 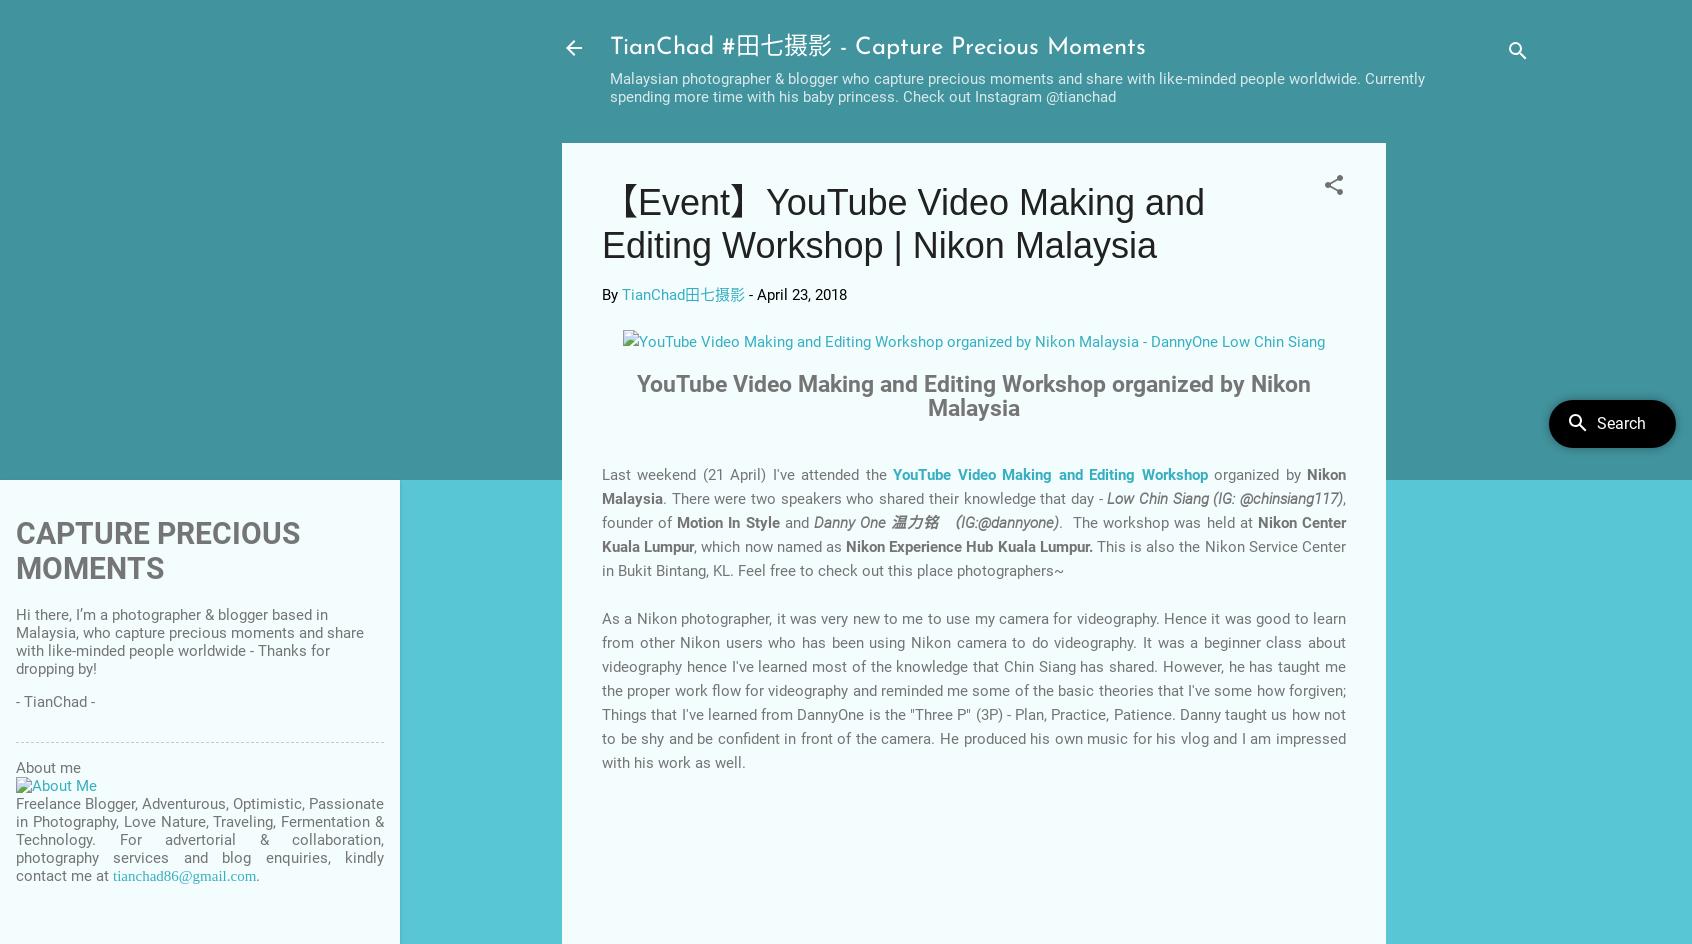 I want to click on 'Freelance Blogger, Adventurous, Optimistic, Passionate in Photography, Love Nature, Traveling, Fermentation & Technology. For advertorial & collaboration, photography services and blog enquiries, kindly contact me at', so click(x=15, y=839).